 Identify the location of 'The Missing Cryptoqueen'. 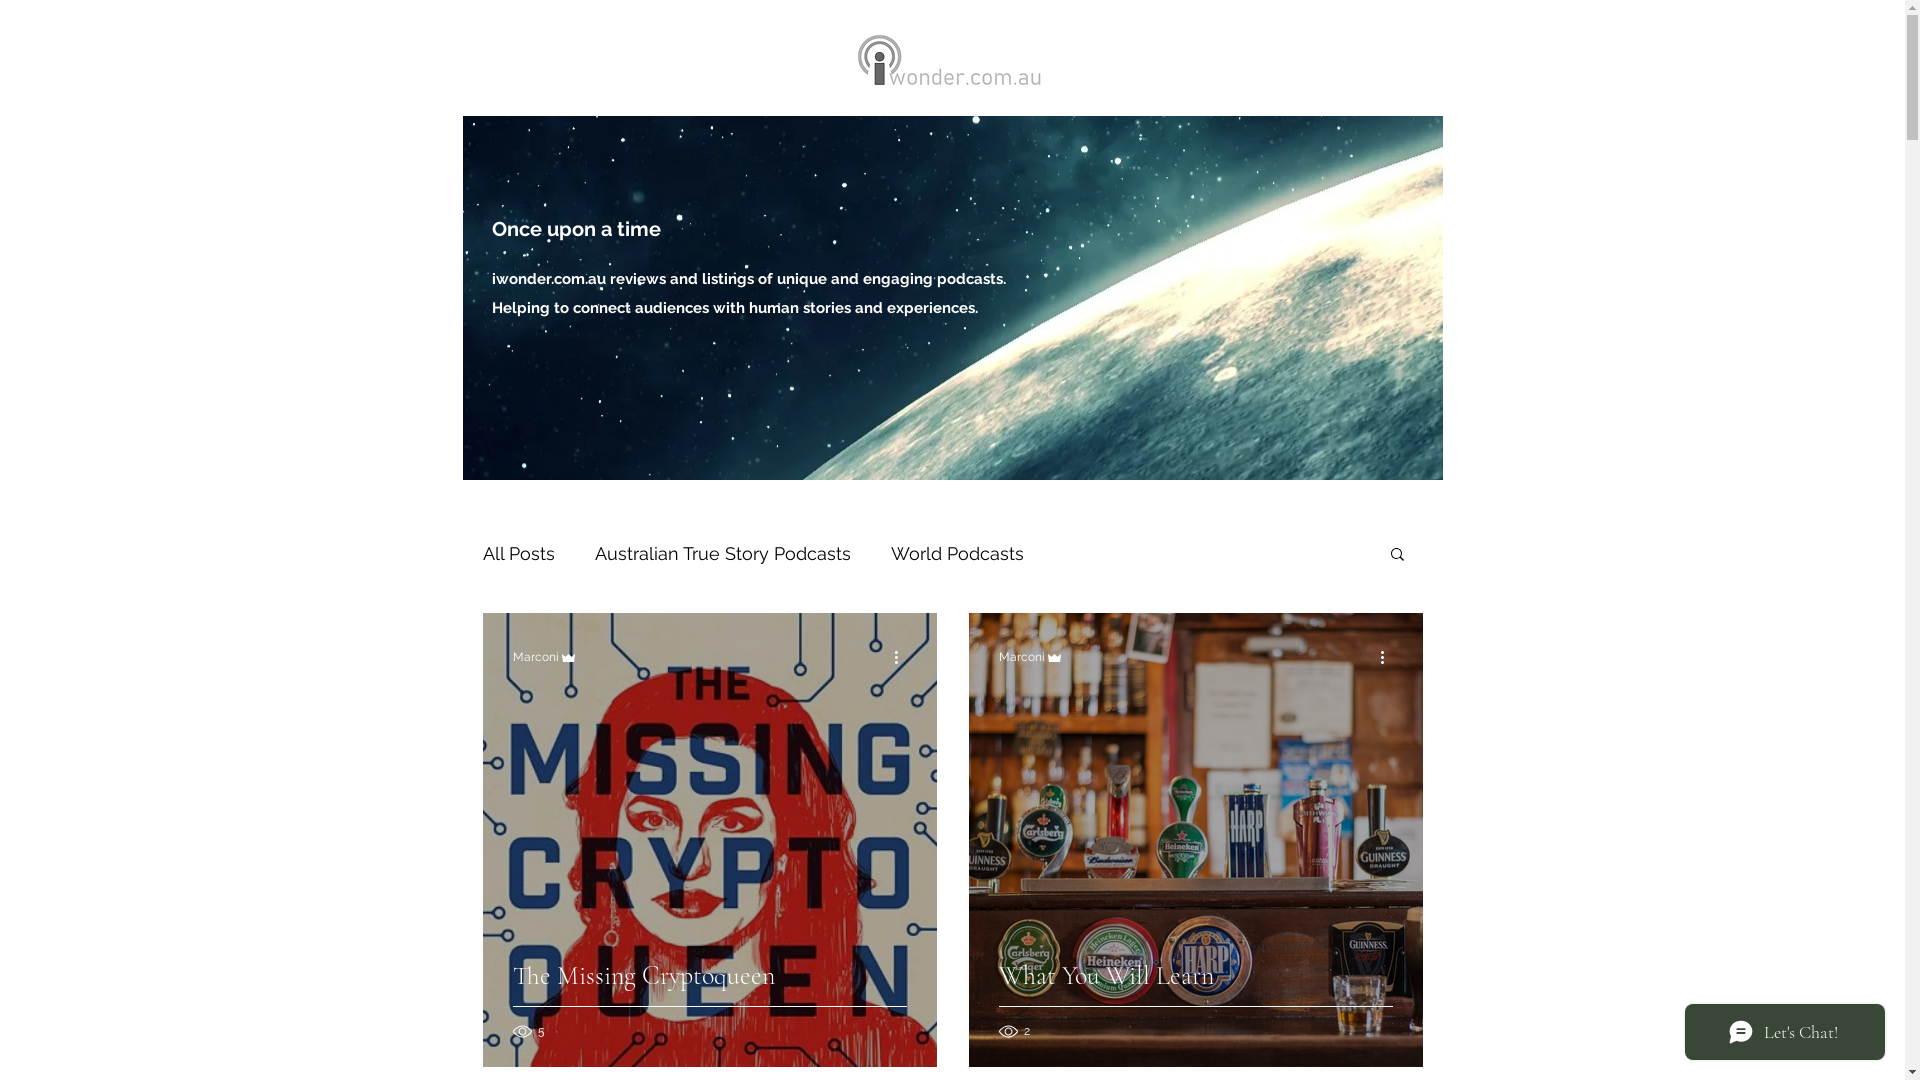
(709, 999).